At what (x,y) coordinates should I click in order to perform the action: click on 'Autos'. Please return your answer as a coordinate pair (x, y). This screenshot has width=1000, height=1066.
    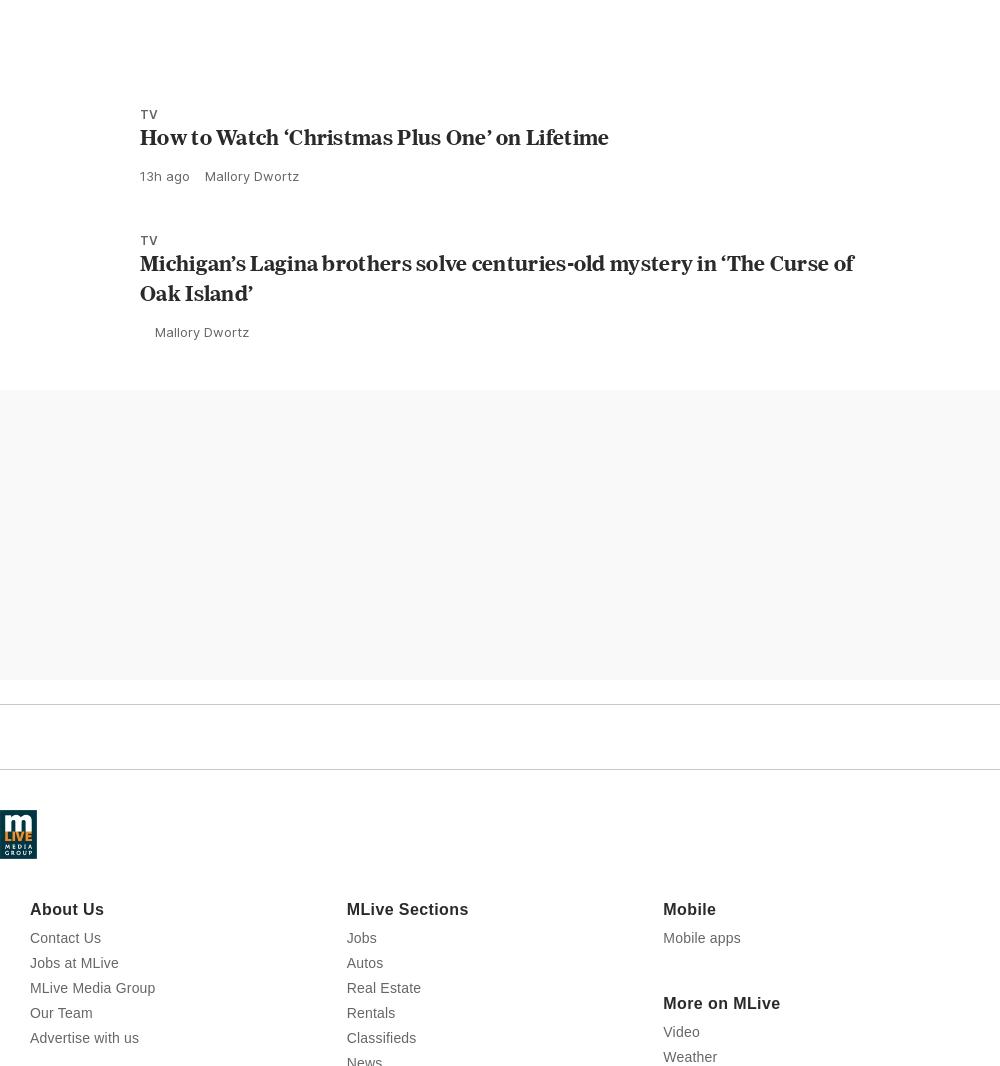
    Looking at the image, I should click on (363, 1050).